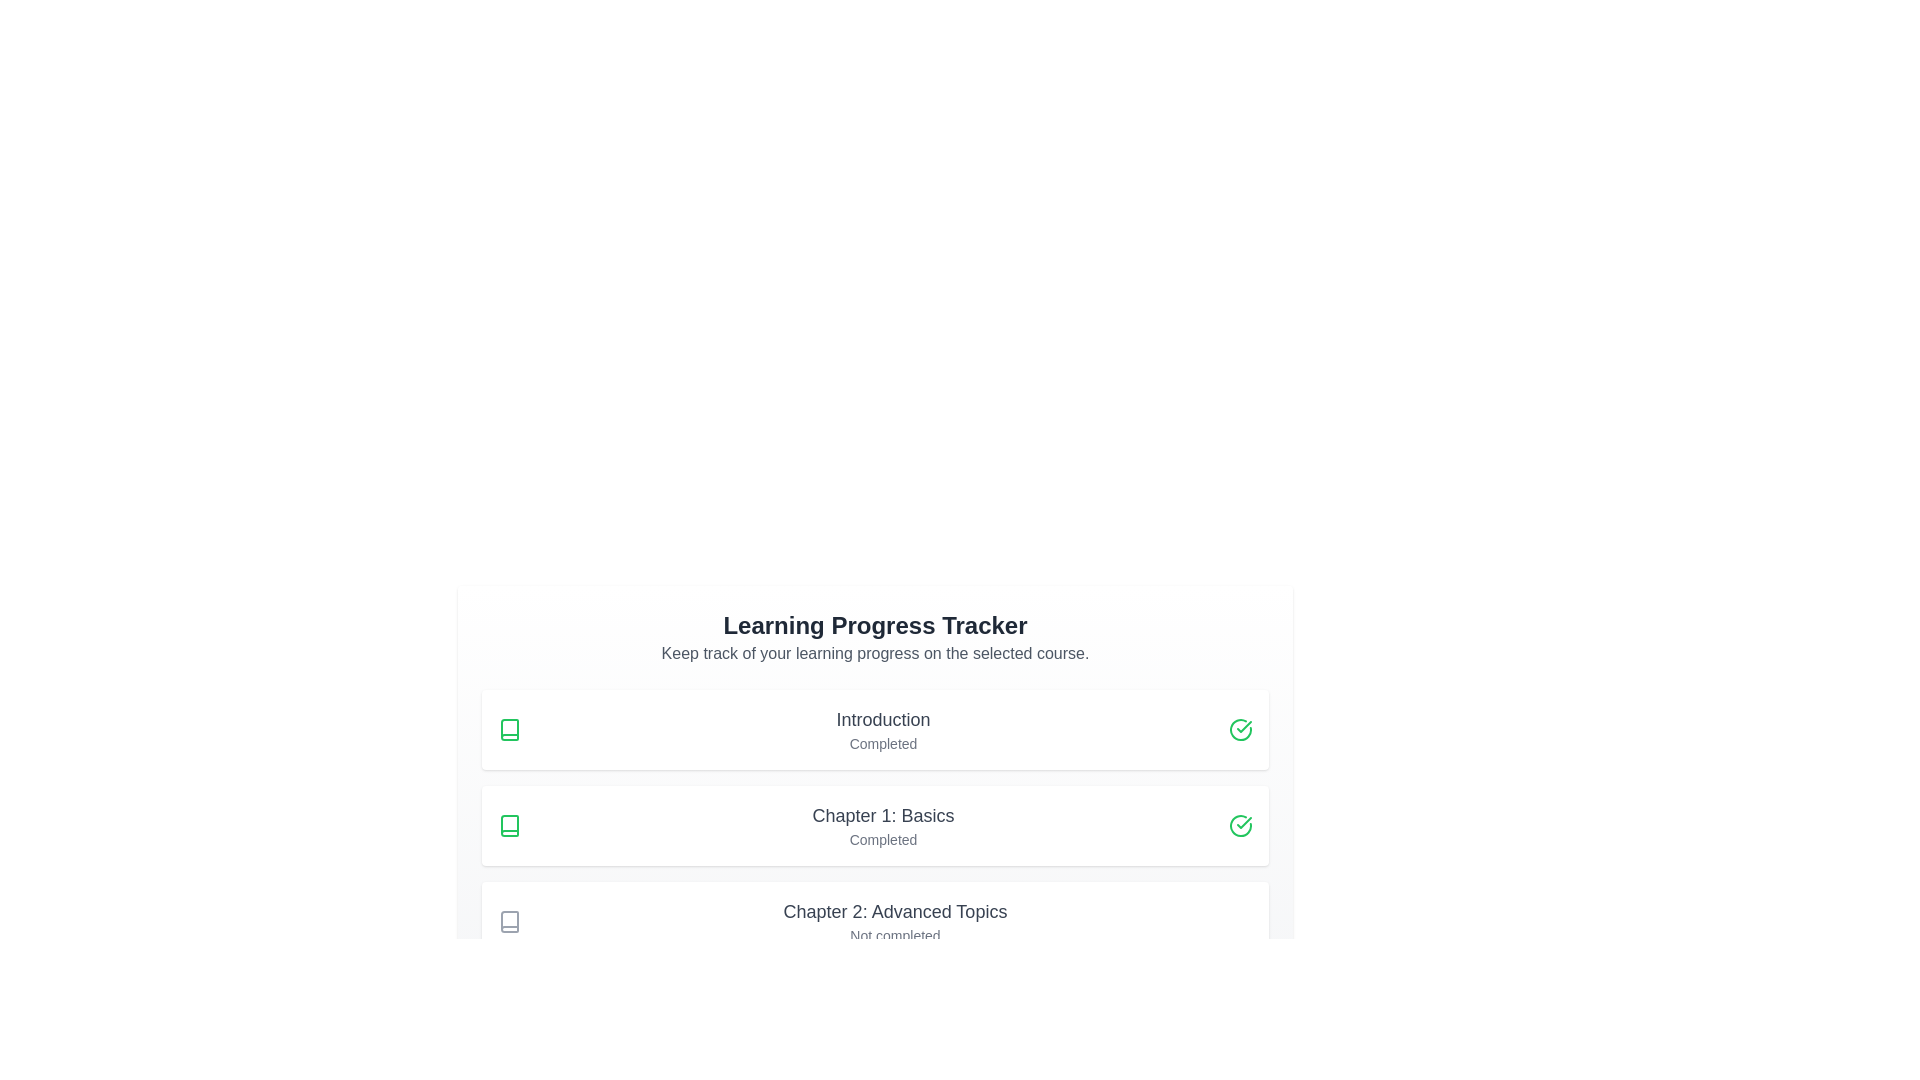 The height and width of the screenshot is (1080, 1920). Describe the element at coordinates (1243, 726) in the screenshot. I see `the green checkmark icon located adjacent to the 'Introduction' label in the 'Learning Progress Tracker' section` at that location.